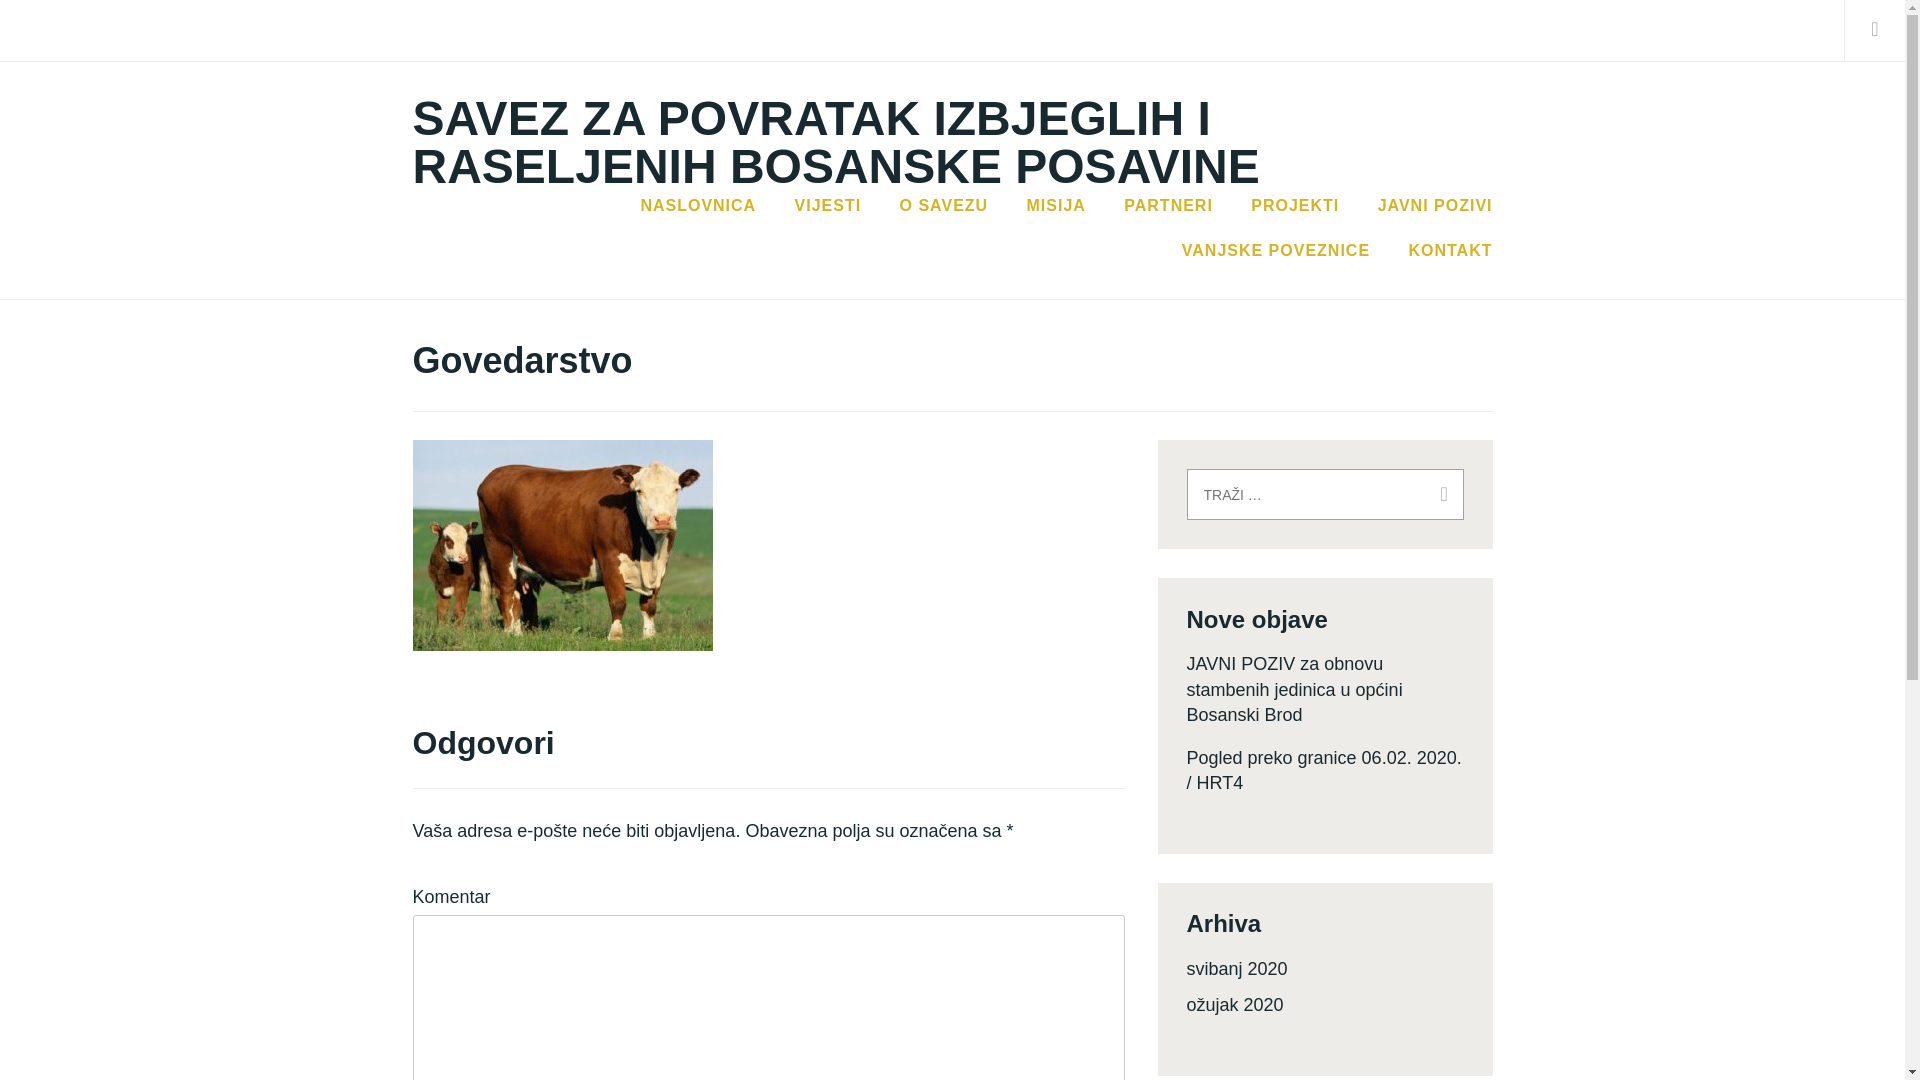 This screenshot has width=1920, height=1080. What do you see at coordinates (1181, 249) in the screenshot?
I see `'VANJSKE POVEZNICE'` at bounding box center [1181, 249].